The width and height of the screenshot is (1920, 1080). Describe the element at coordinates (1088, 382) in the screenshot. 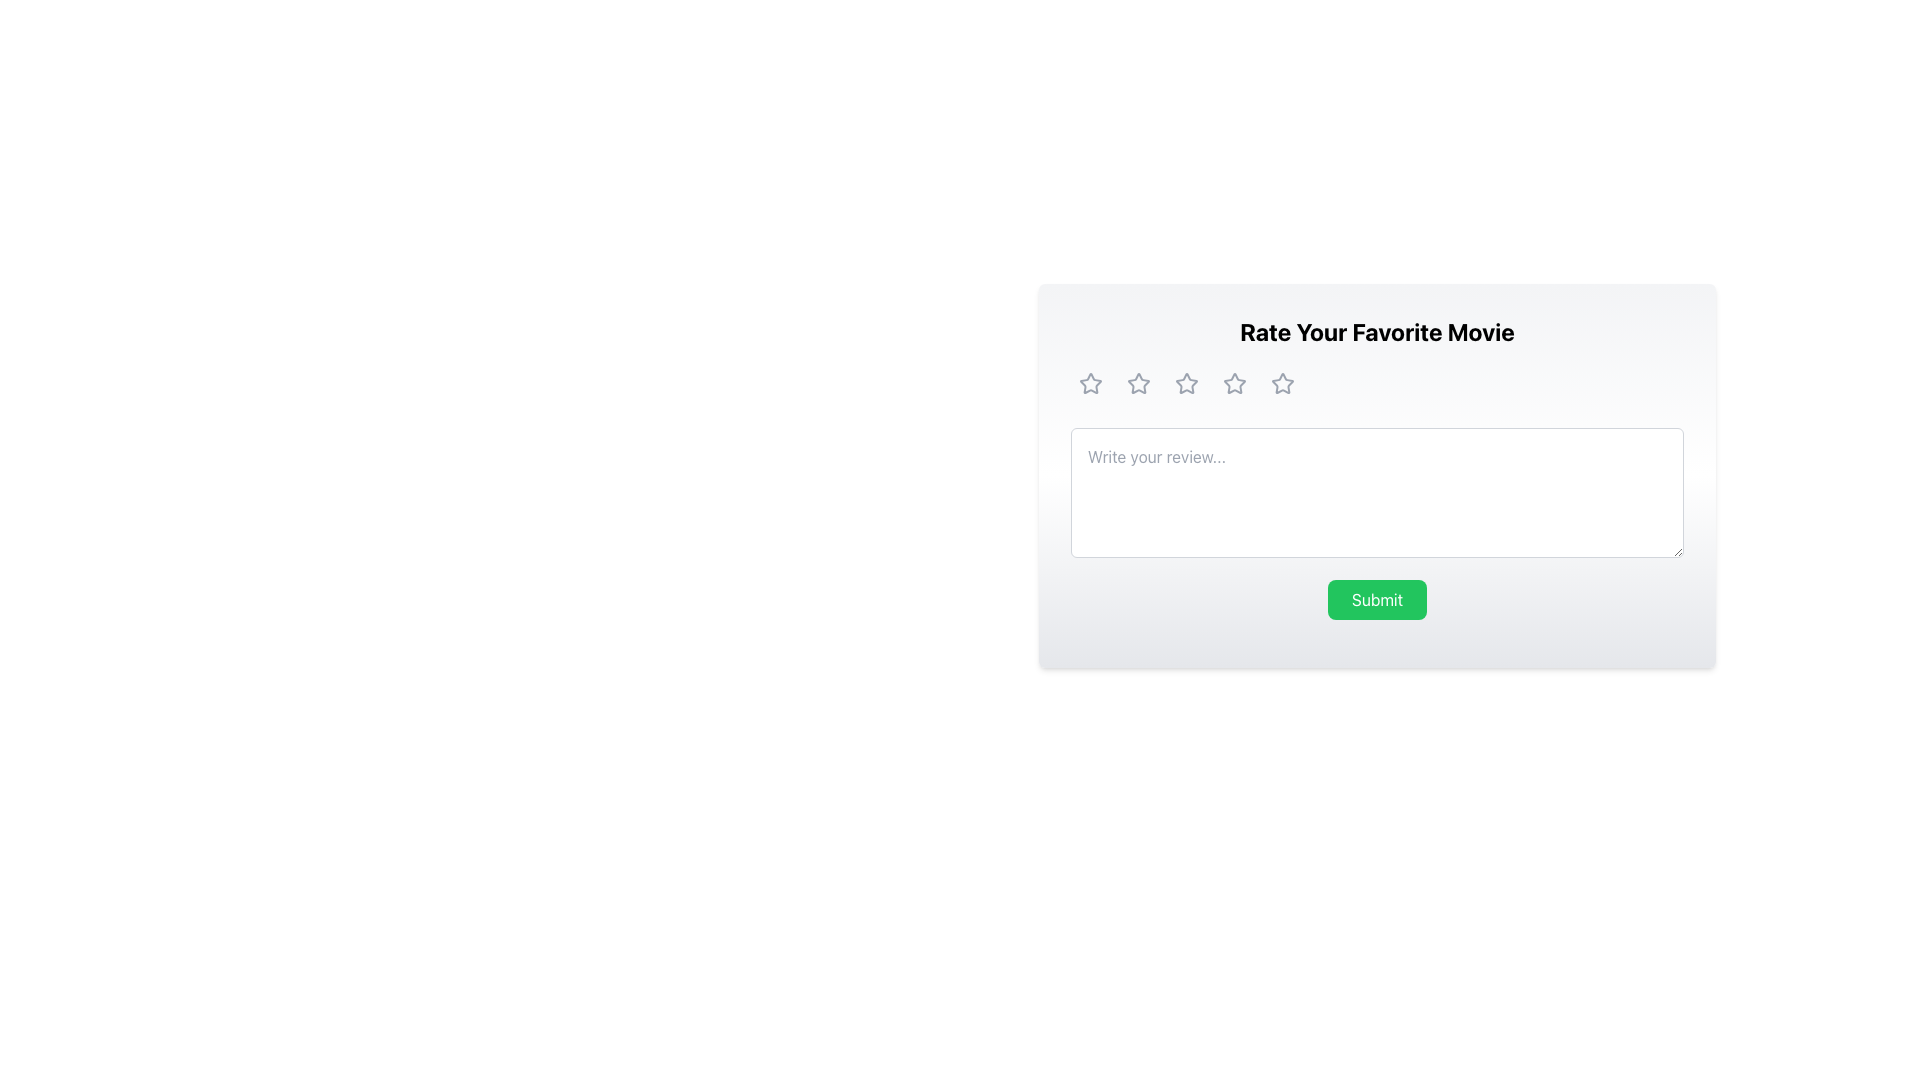

I see `the first star in the rating options under the 'Rate Your Favorite Movie' heading` at that location.